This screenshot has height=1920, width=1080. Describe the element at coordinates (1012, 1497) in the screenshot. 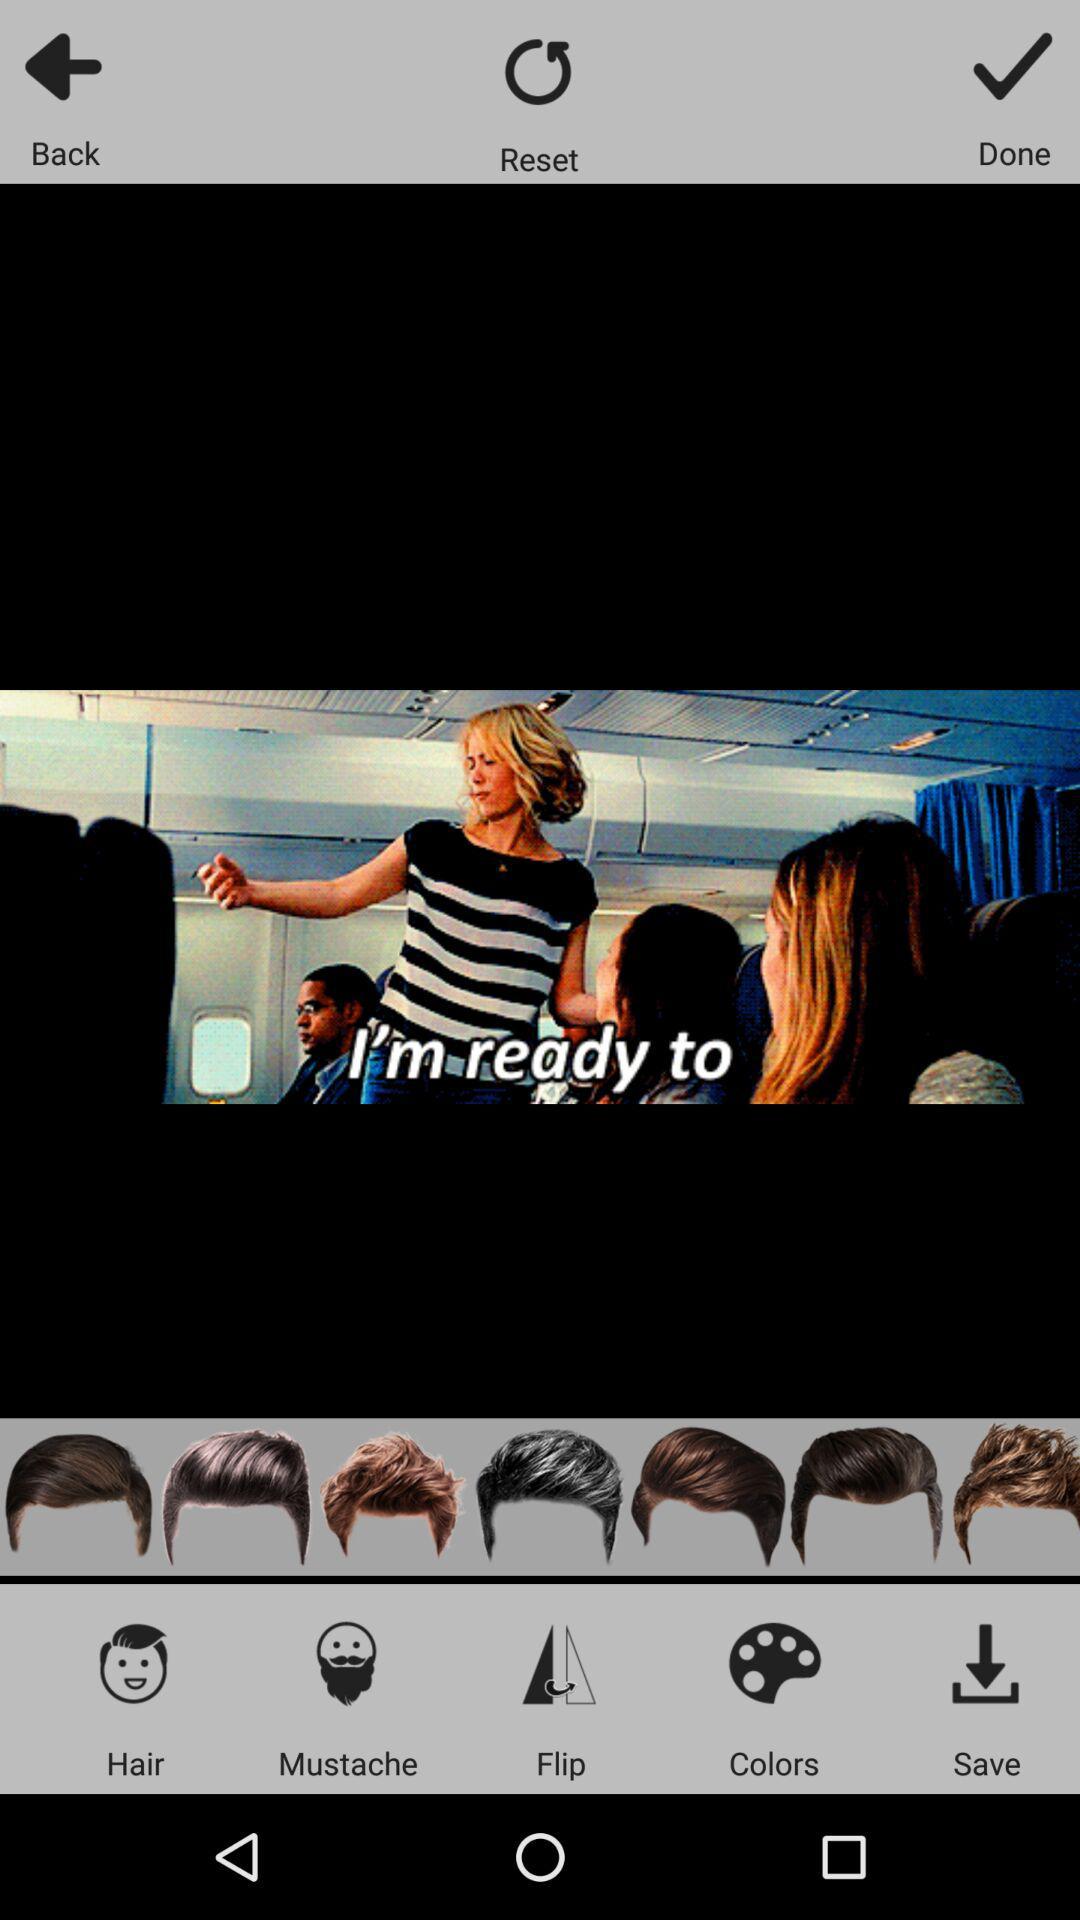

I see `this hairstyle` at that location.